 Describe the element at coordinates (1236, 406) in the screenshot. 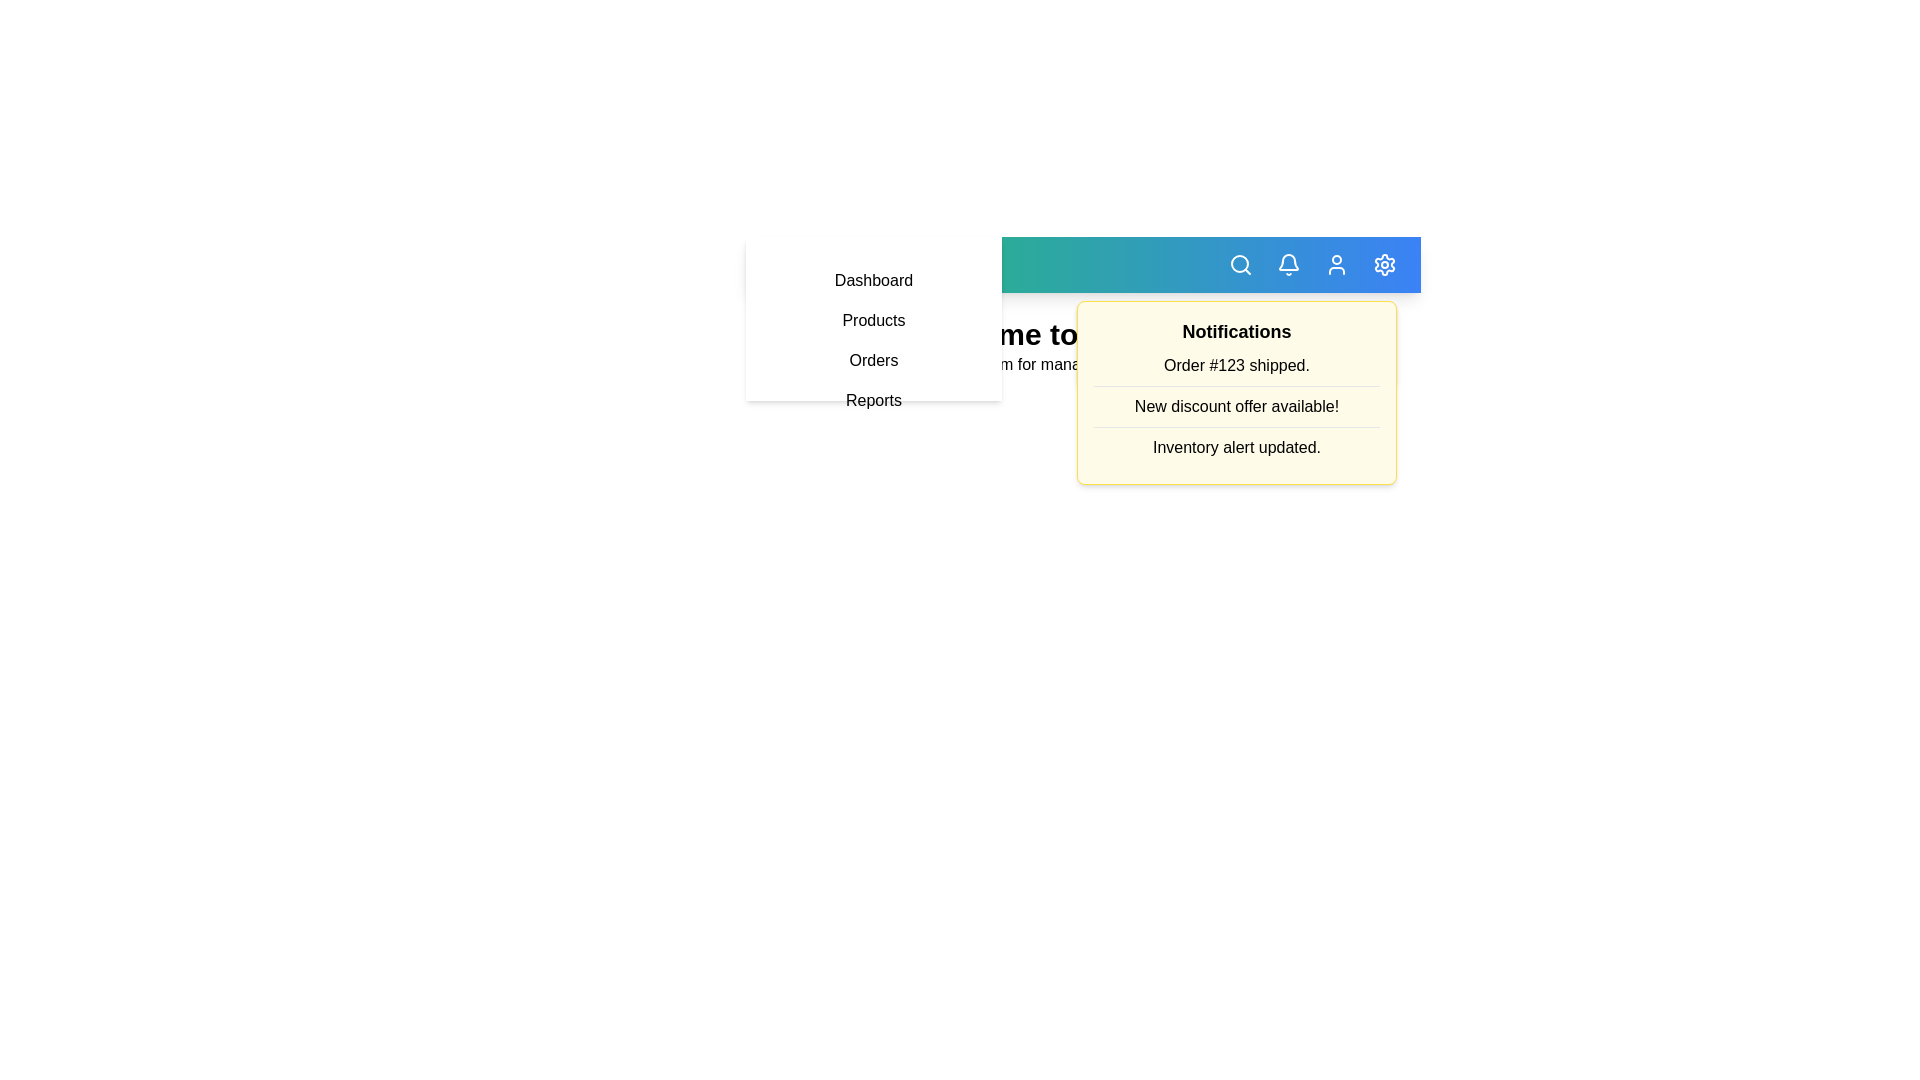

I see `the notification message text label that displays a new discount offer, which is the second item in the notifications section of the list` at that location.